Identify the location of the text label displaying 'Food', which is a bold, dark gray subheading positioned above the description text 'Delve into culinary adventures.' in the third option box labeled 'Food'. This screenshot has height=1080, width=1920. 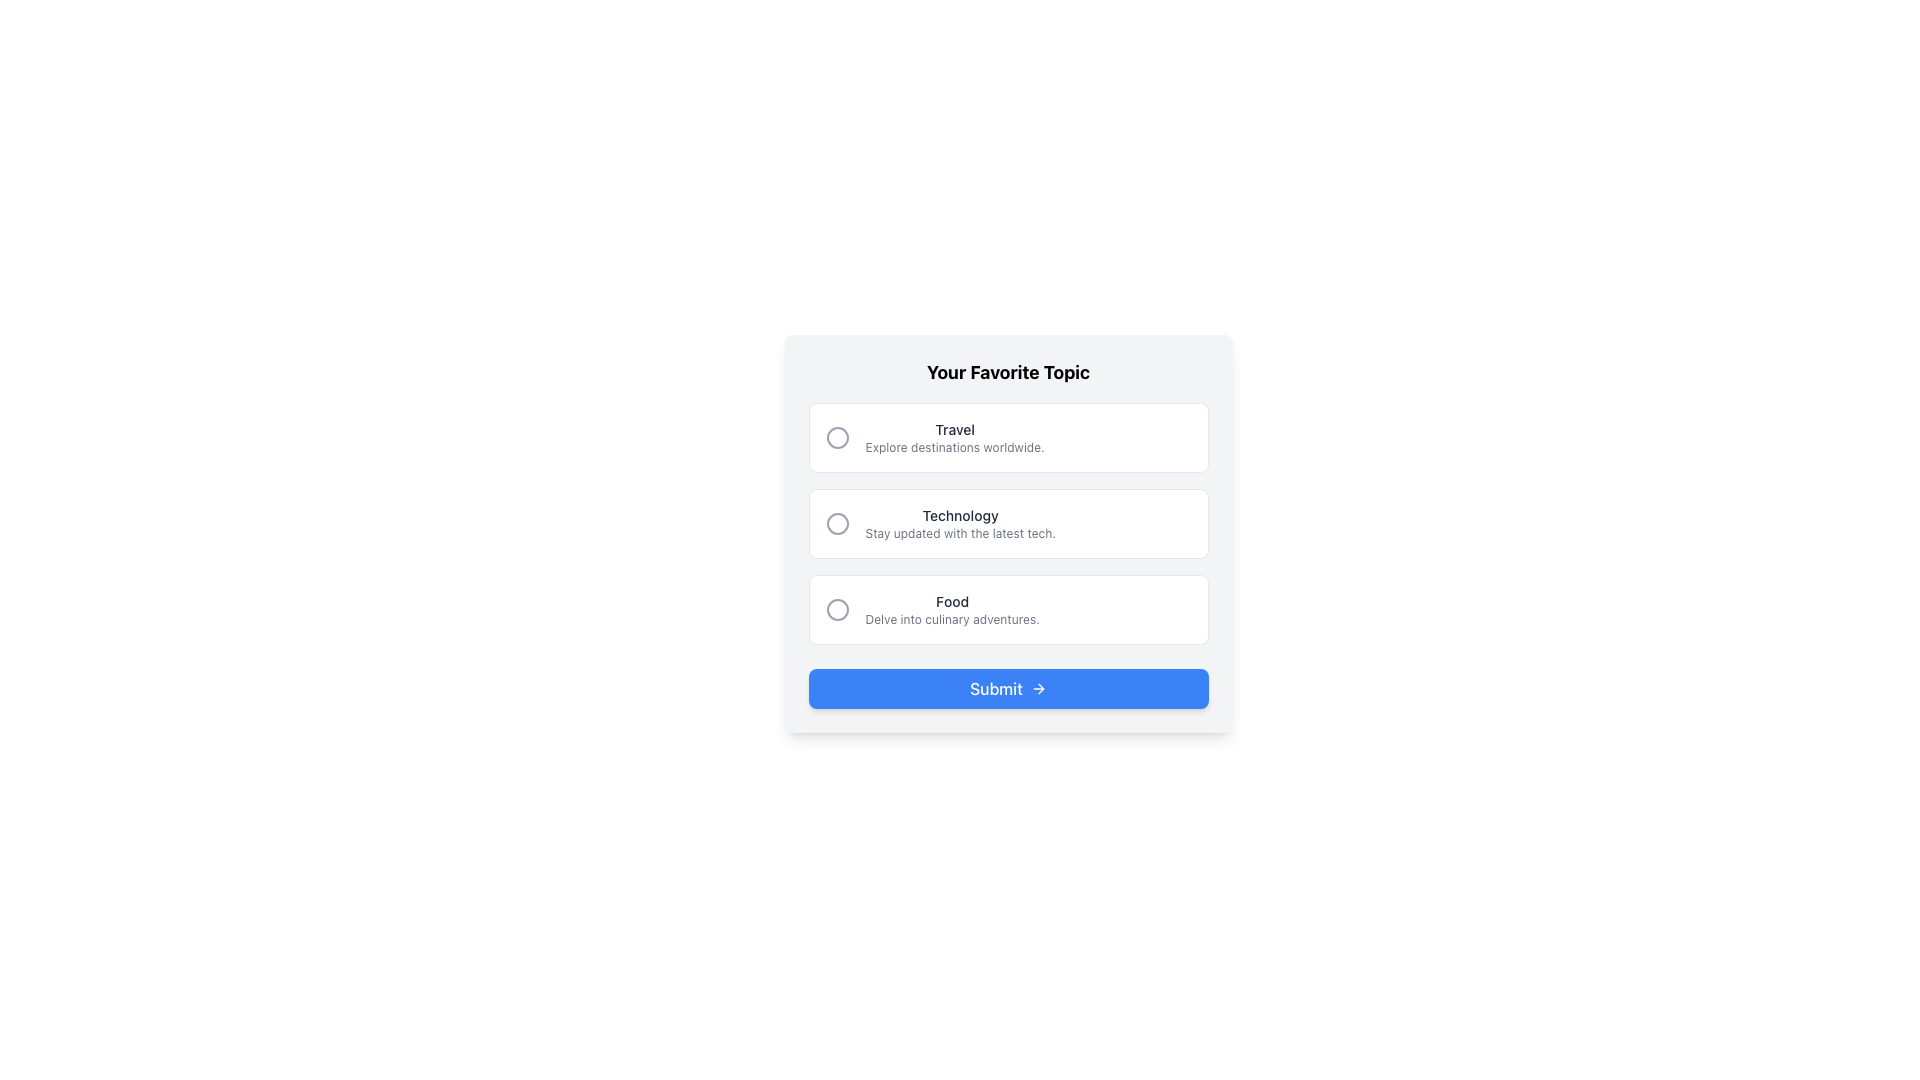
(951, 600).